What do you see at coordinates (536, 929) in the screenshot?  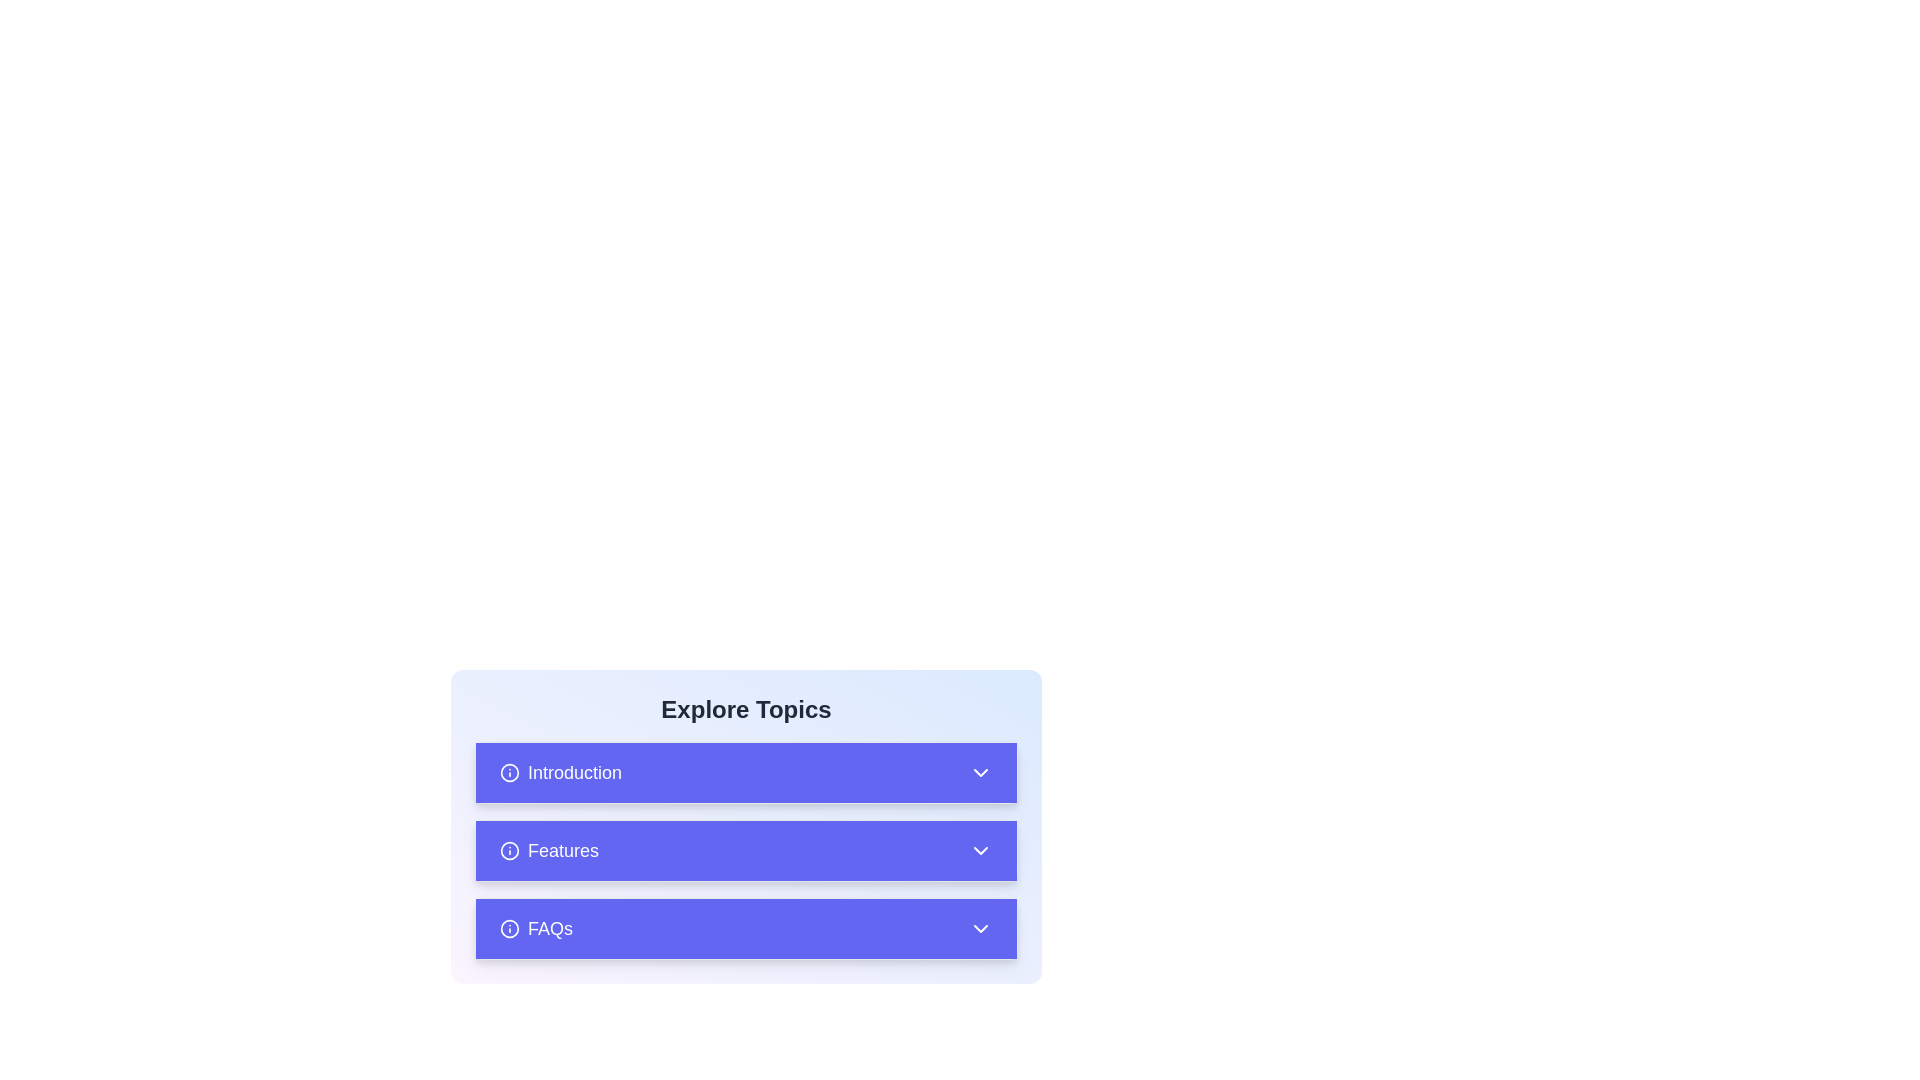 I see `the FAQ button-like label at the bottom of the 'Explore Topics' section` at bounding box center [536, 929].